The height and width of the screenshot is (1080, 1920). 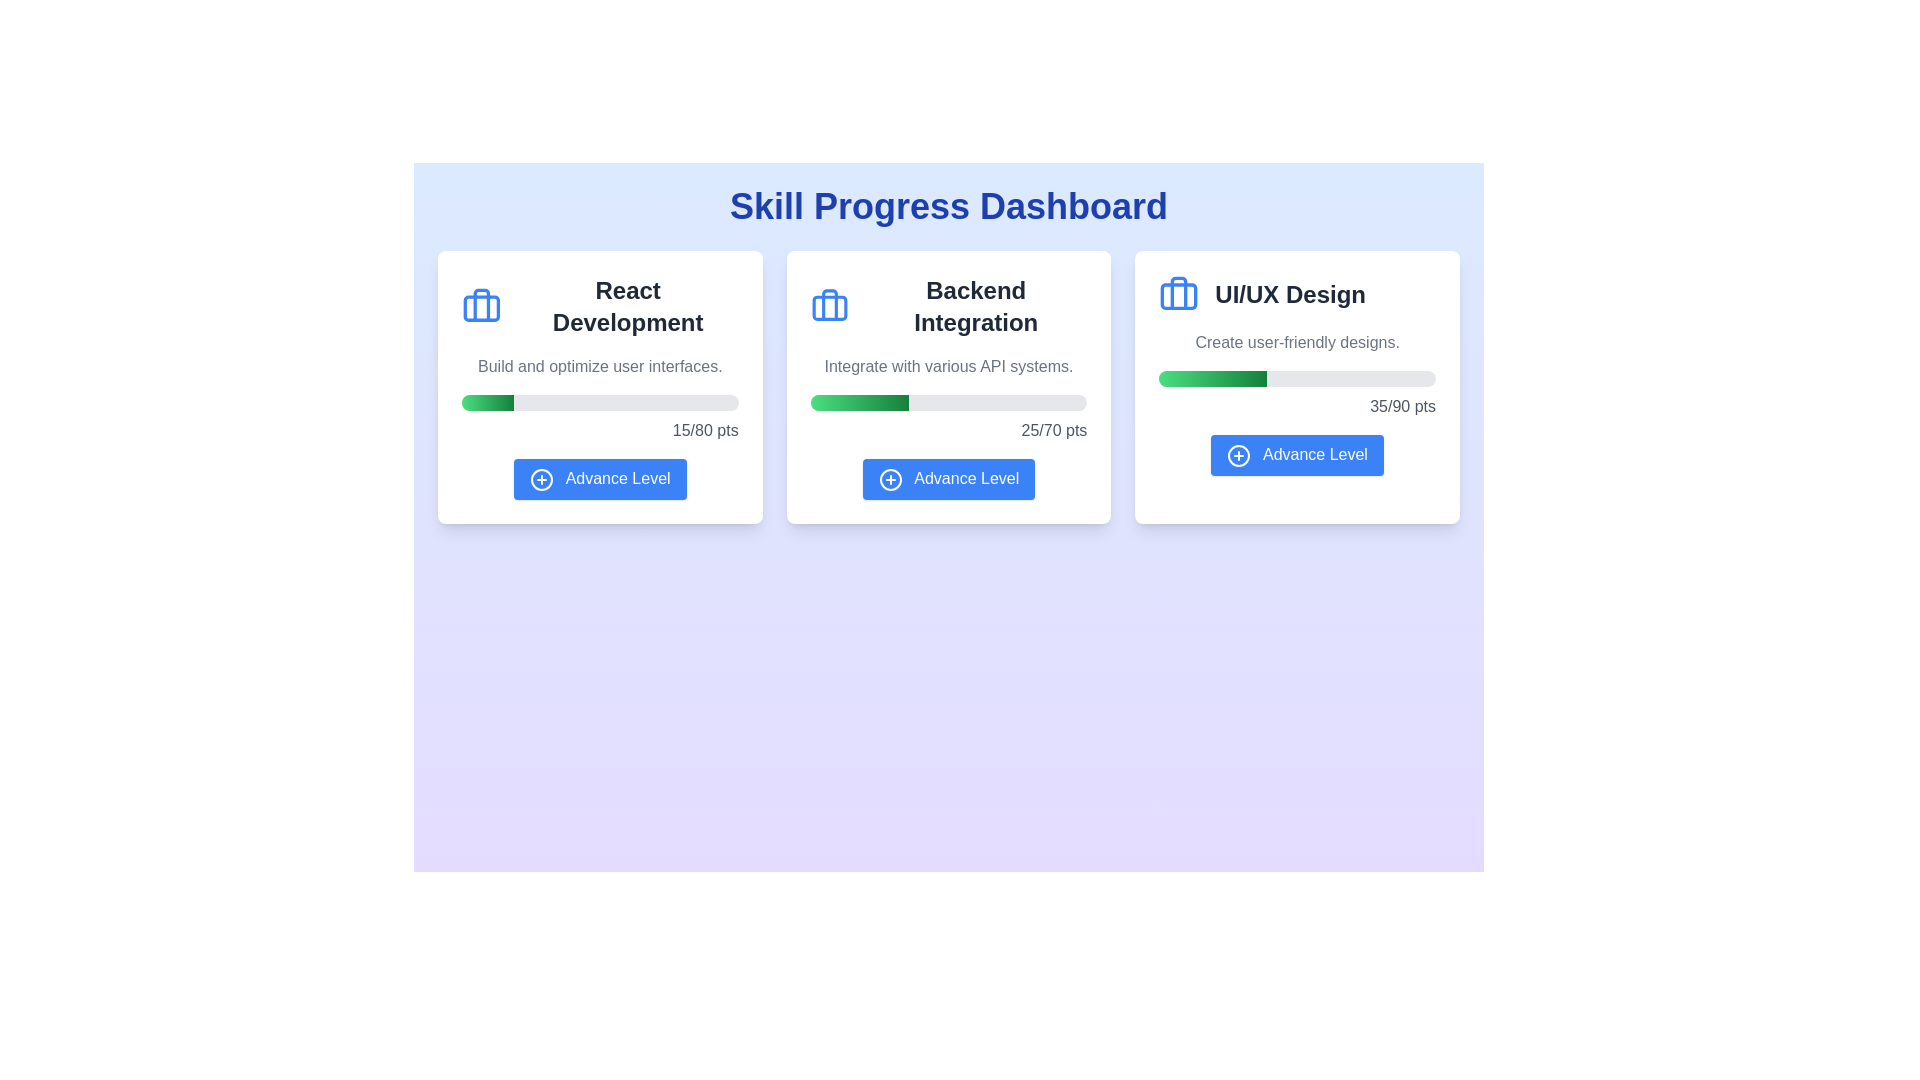 What do you see at coordinates (542, 479) in the screenshot?
I see `the icon representing the 'Advance Level' action located to the left of the text on the 'Advance Level' button within the 'React Development' card on the dashboard` at bounding box center [542, 479].